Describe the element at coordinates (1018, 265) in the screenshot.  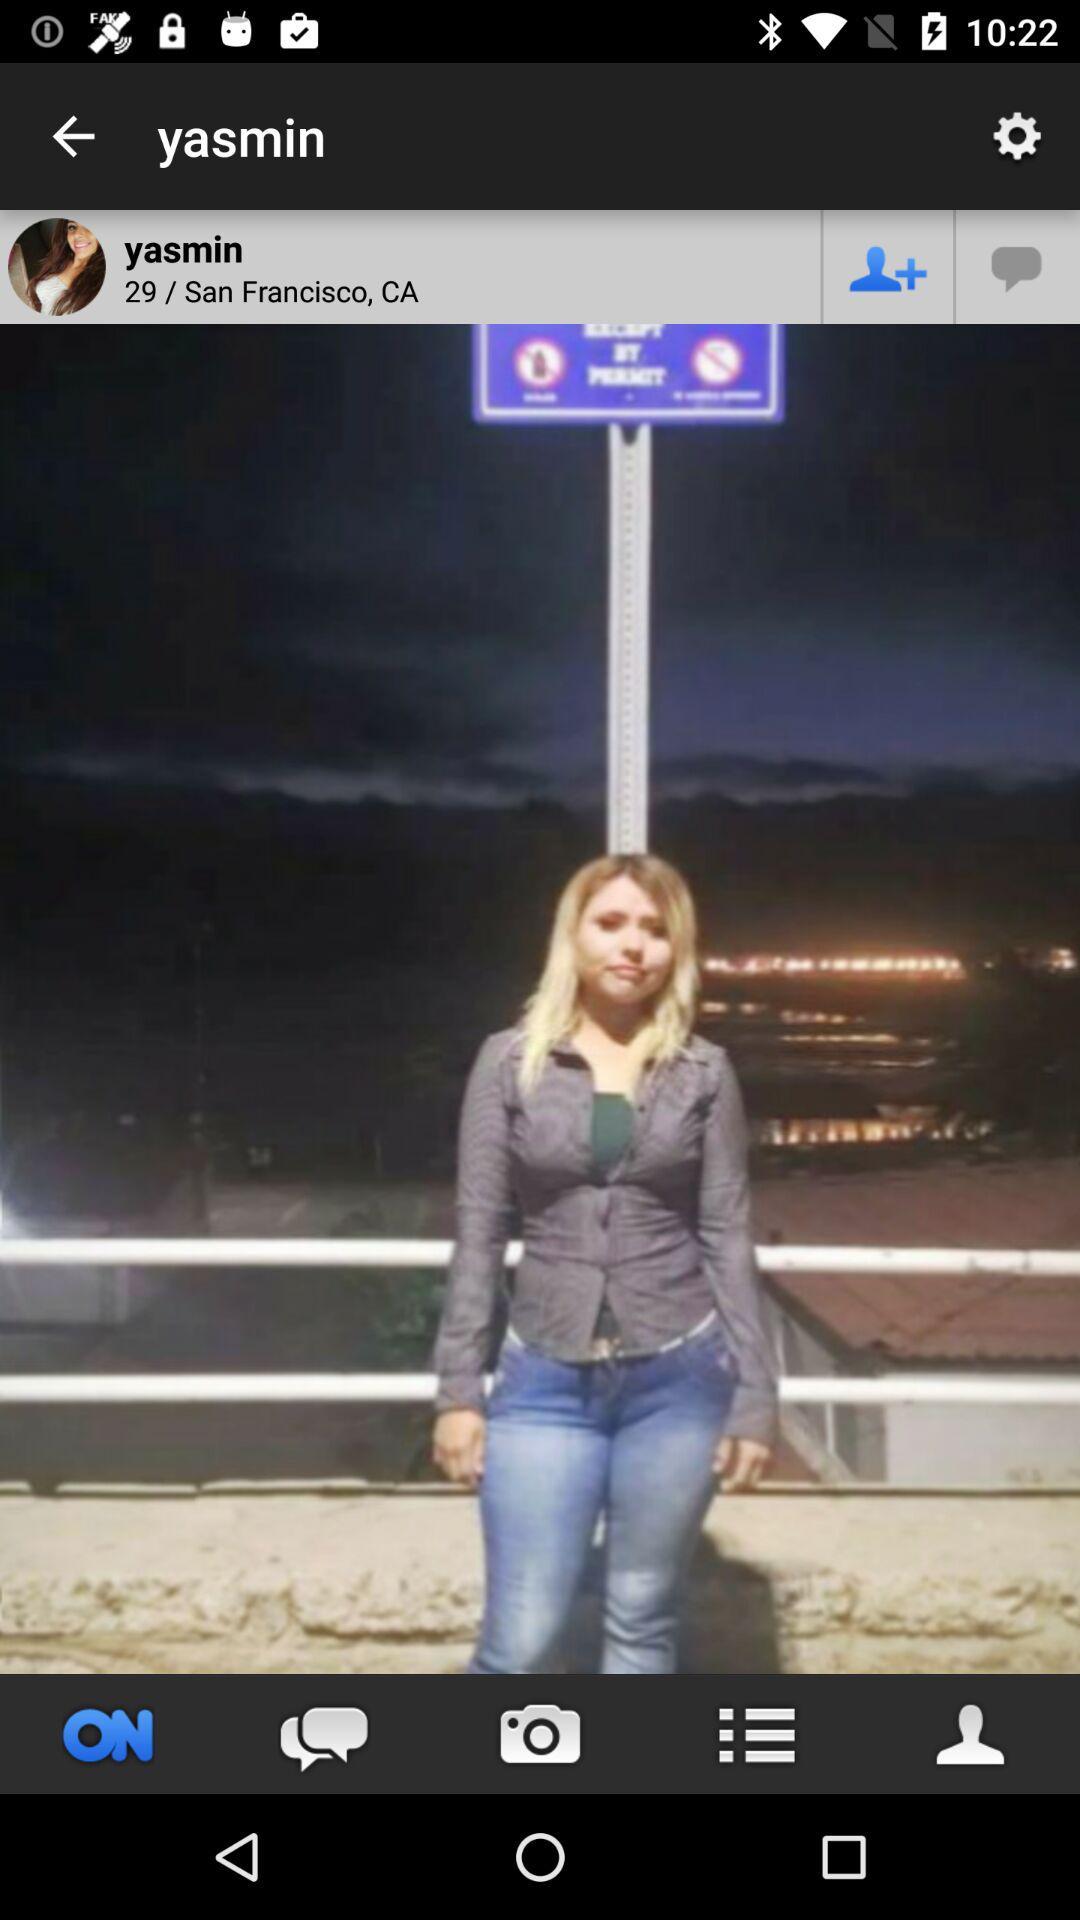
I see `open messages` at that location.